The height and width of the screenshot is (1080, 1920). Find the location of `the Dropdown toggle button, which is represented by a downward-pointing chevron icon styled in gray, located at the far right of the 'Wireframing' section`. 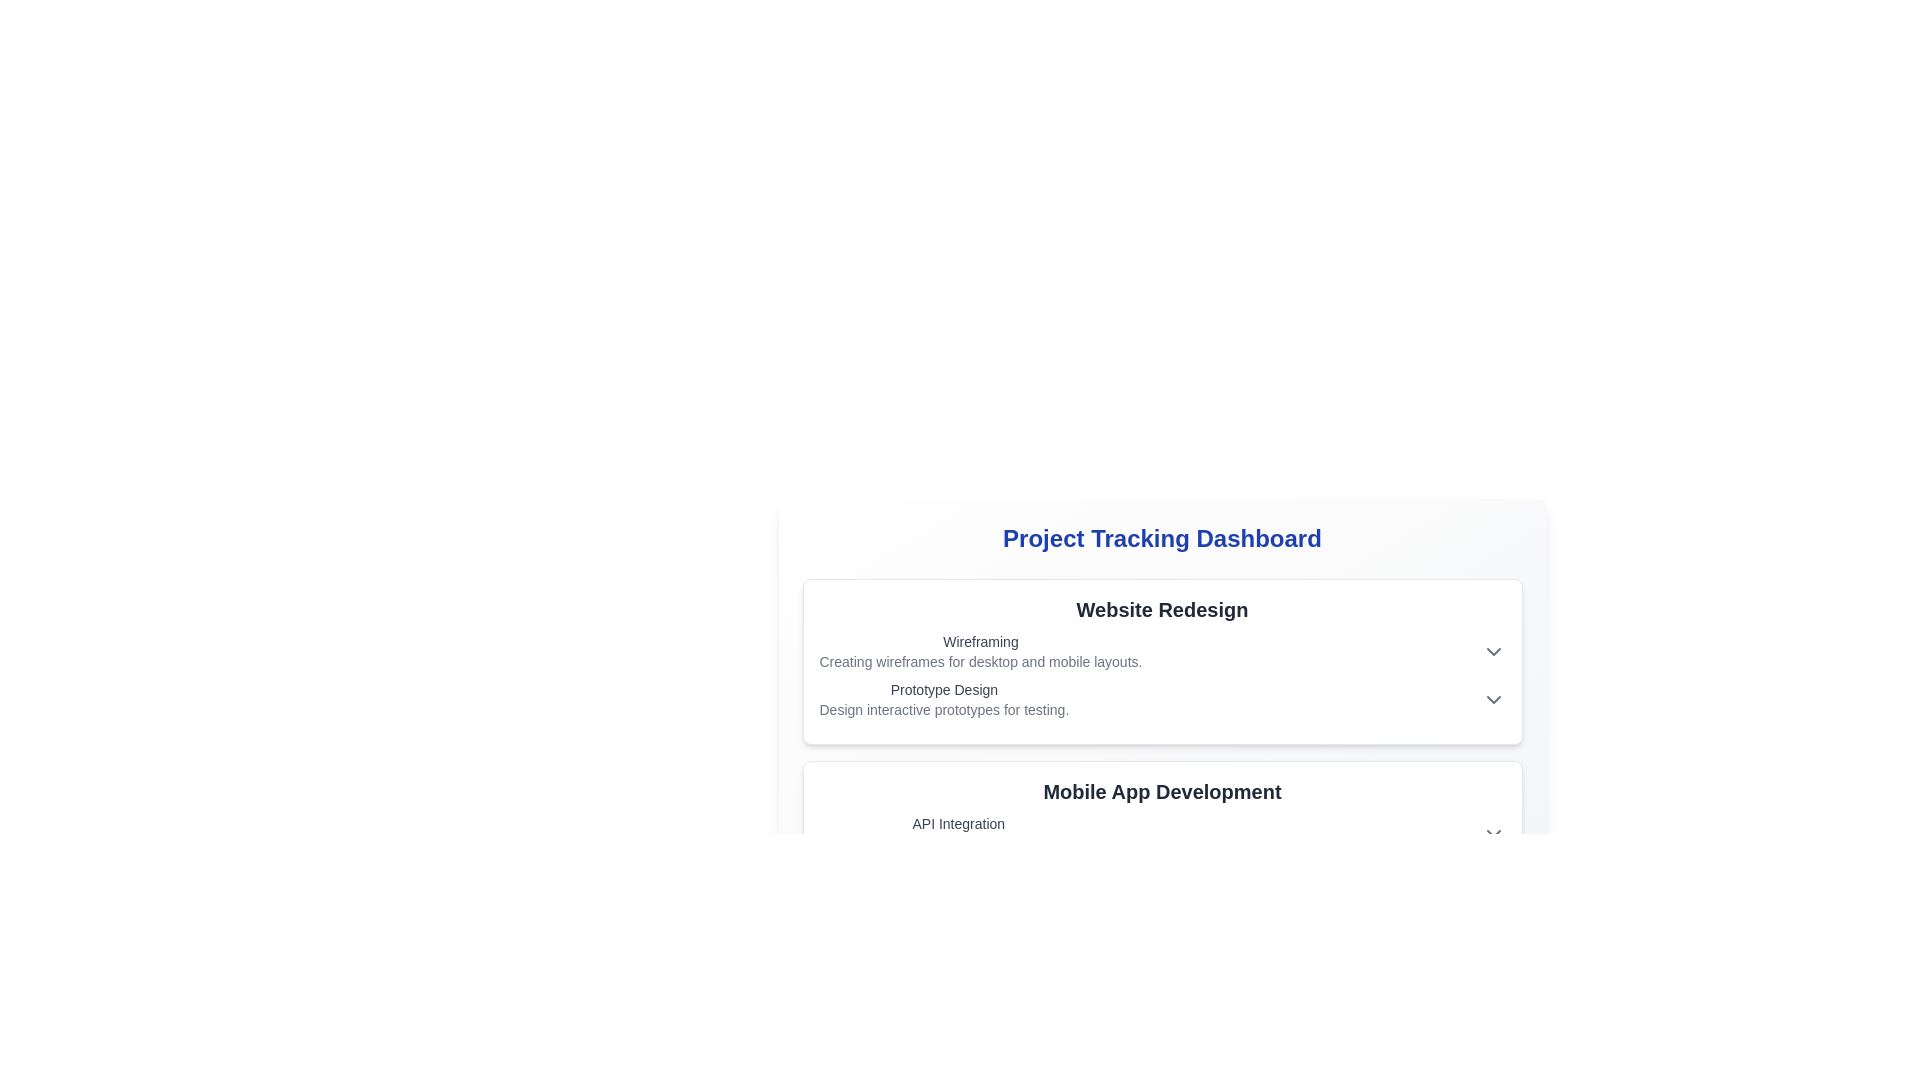

the Dropdown toggle button, which is represented by a downward-pointing chevron icon styled in gray, located at the far right of the 'Wireframing' section is located at coordinates (1493, 651).